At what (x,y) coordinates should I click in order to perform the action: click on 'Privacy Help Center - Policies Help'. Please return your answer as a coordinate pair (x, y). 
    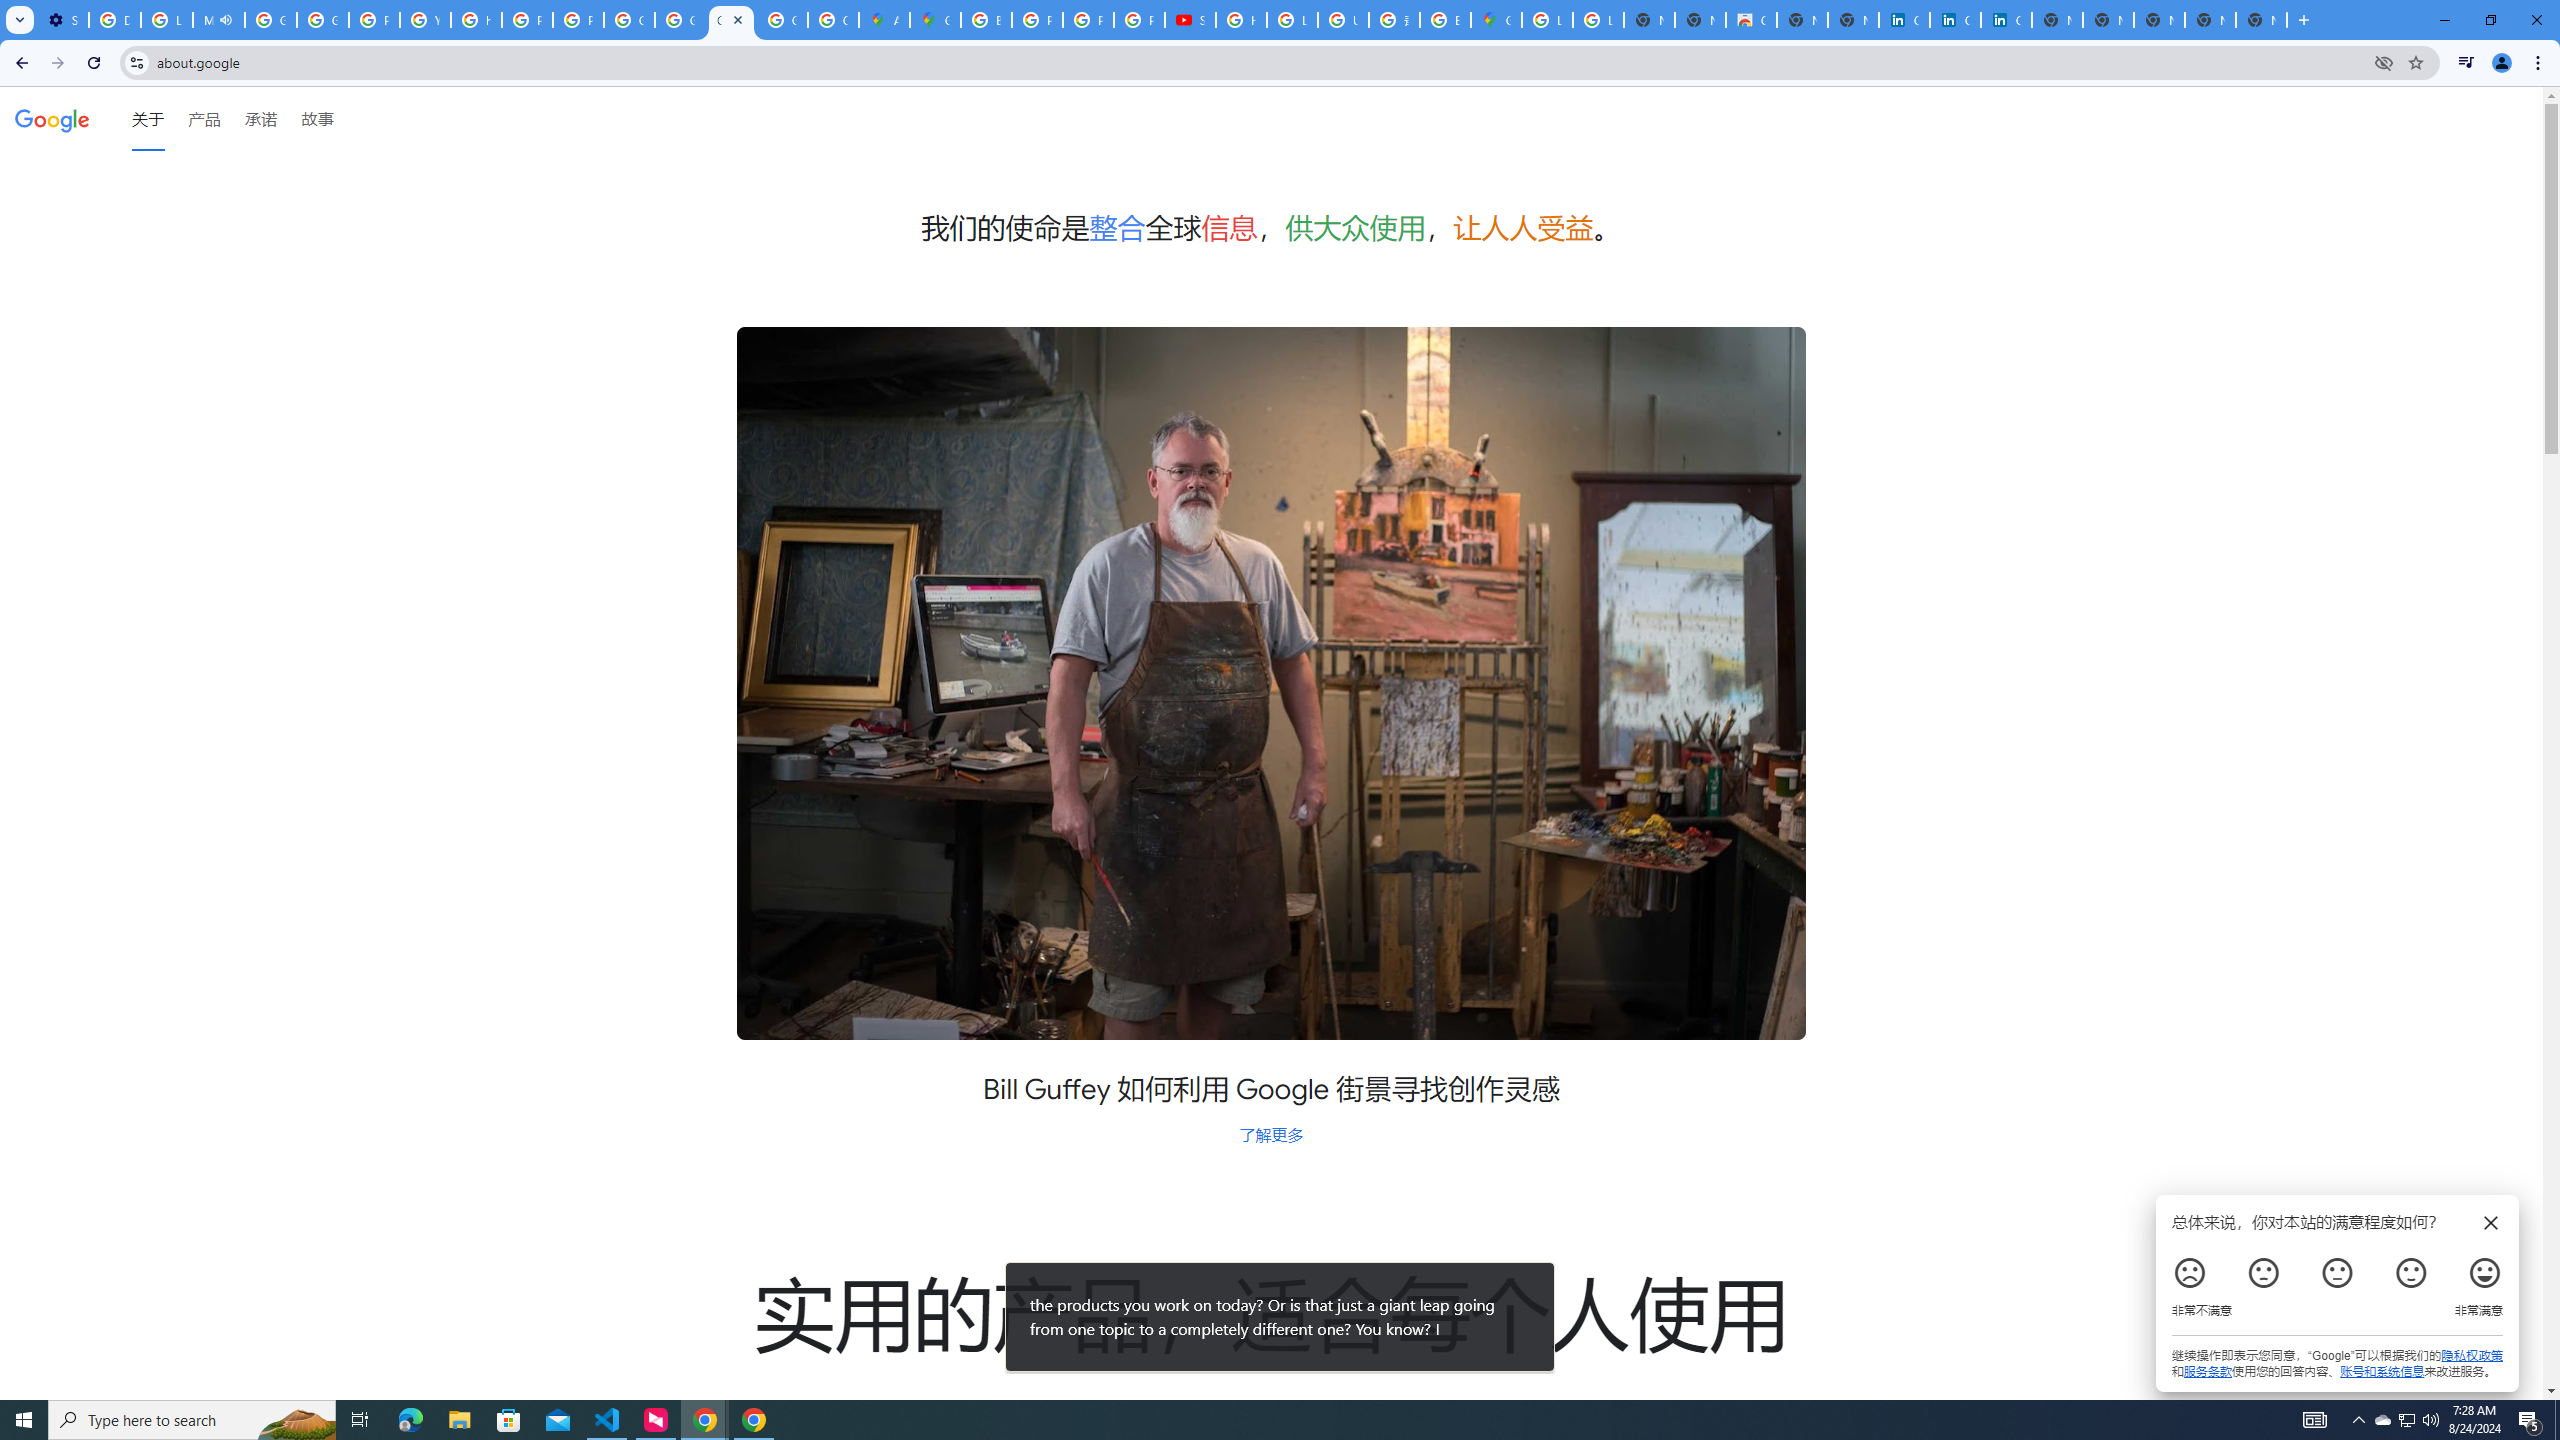
    Looking at the image, I should click on (1038, 19).